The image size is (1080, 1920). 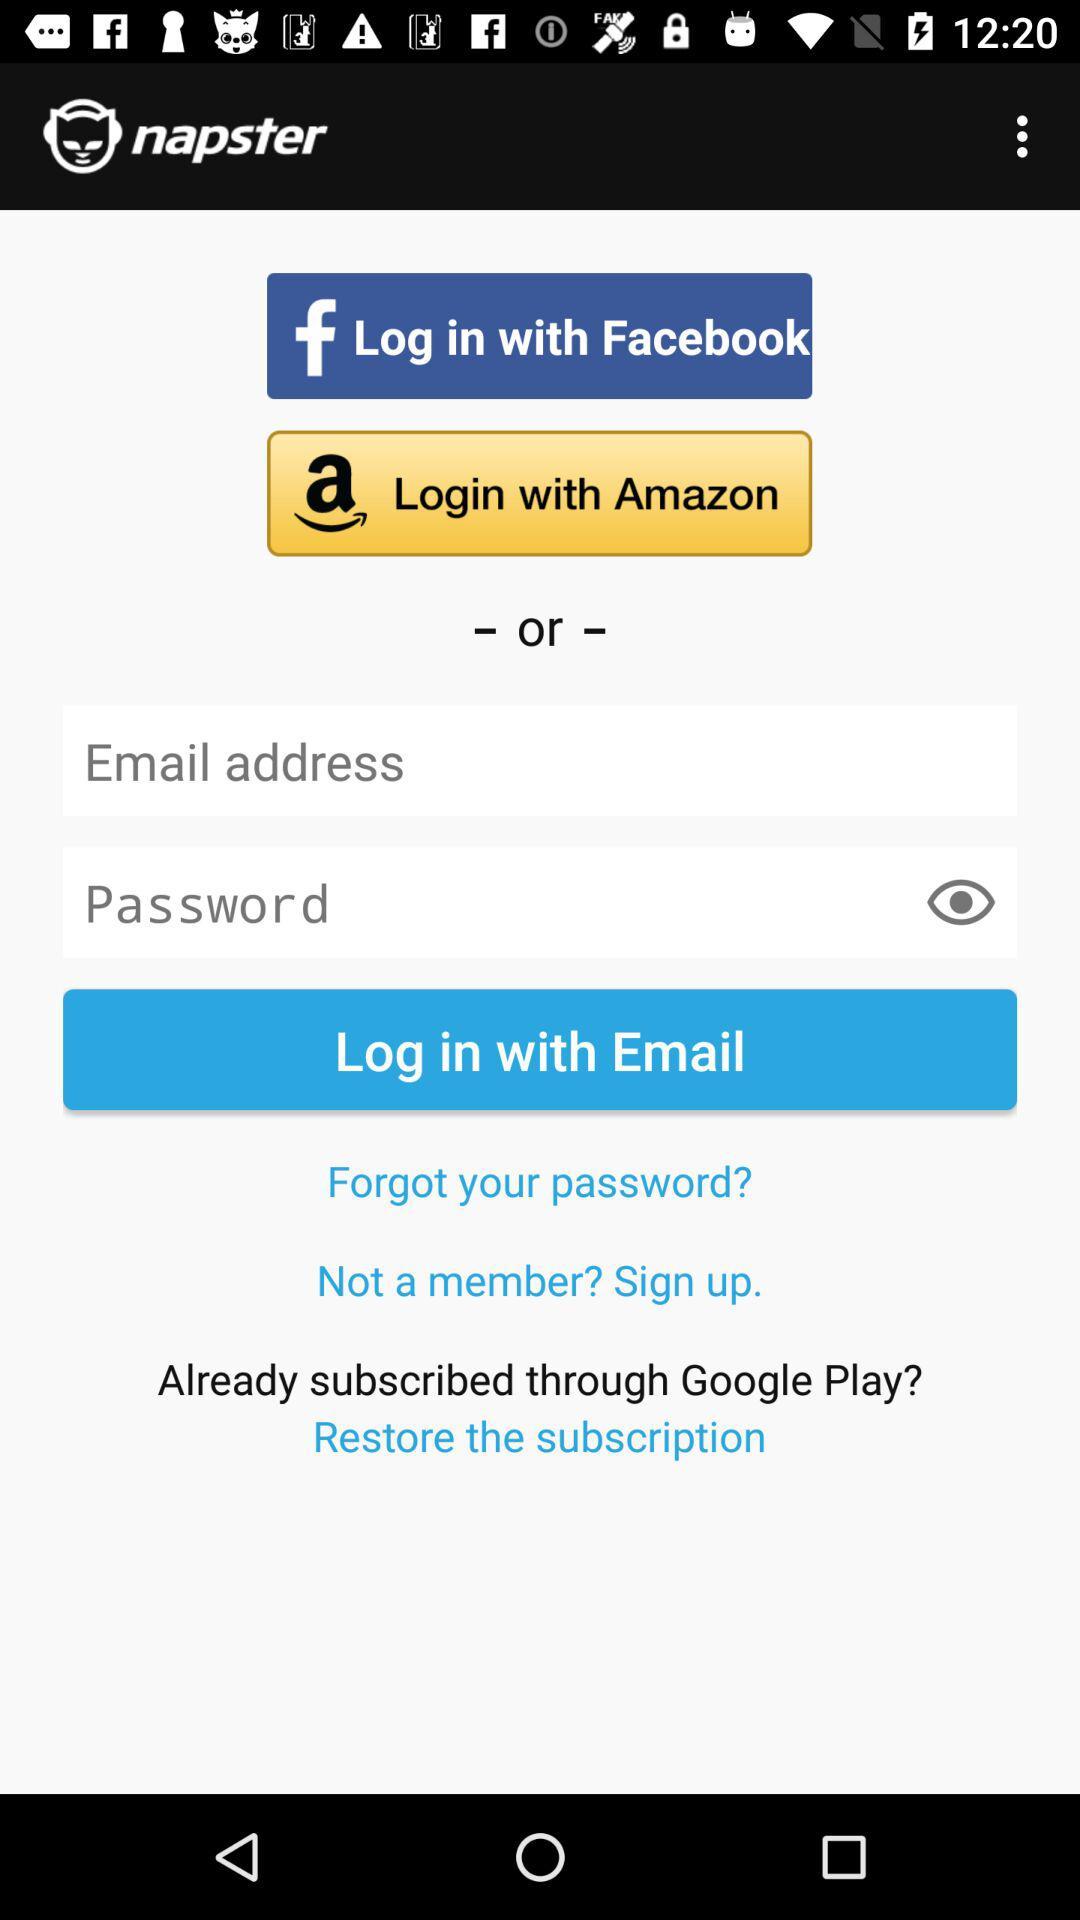 I want to click on the item below the or icon, so click(x=540, y=759).